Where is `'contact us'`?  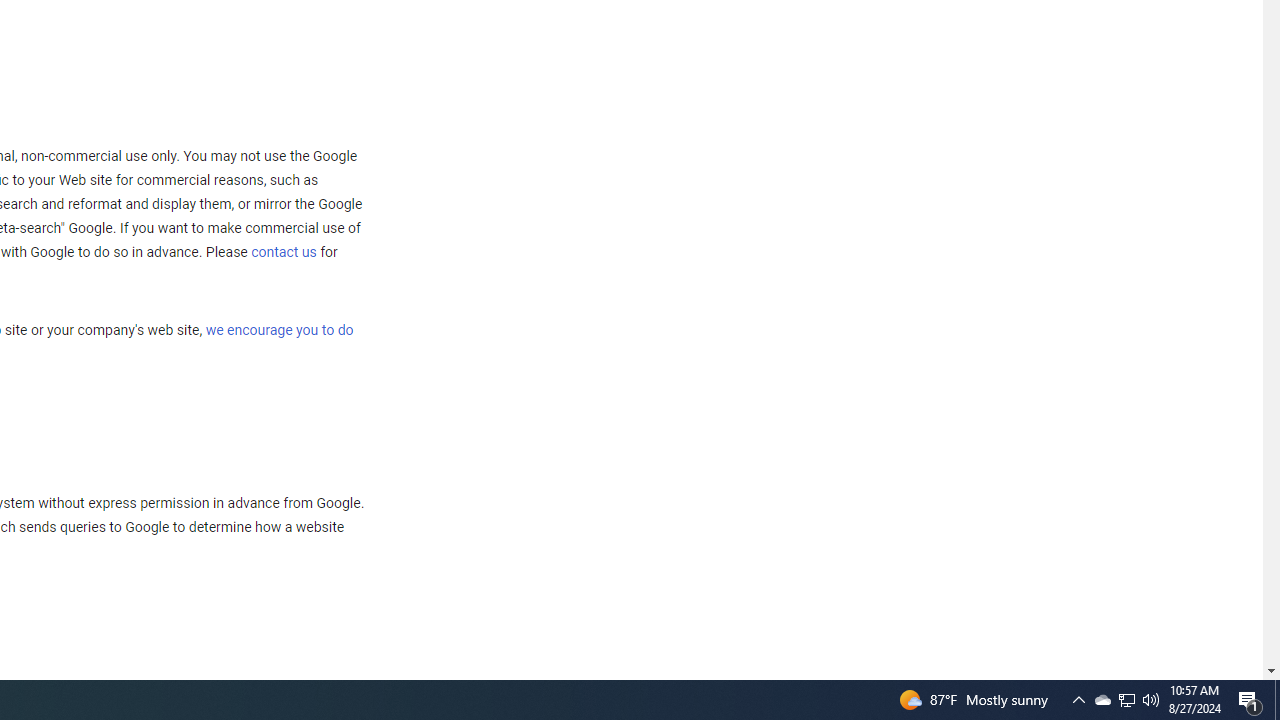
'contact us' is located at coordinates (283, 250).